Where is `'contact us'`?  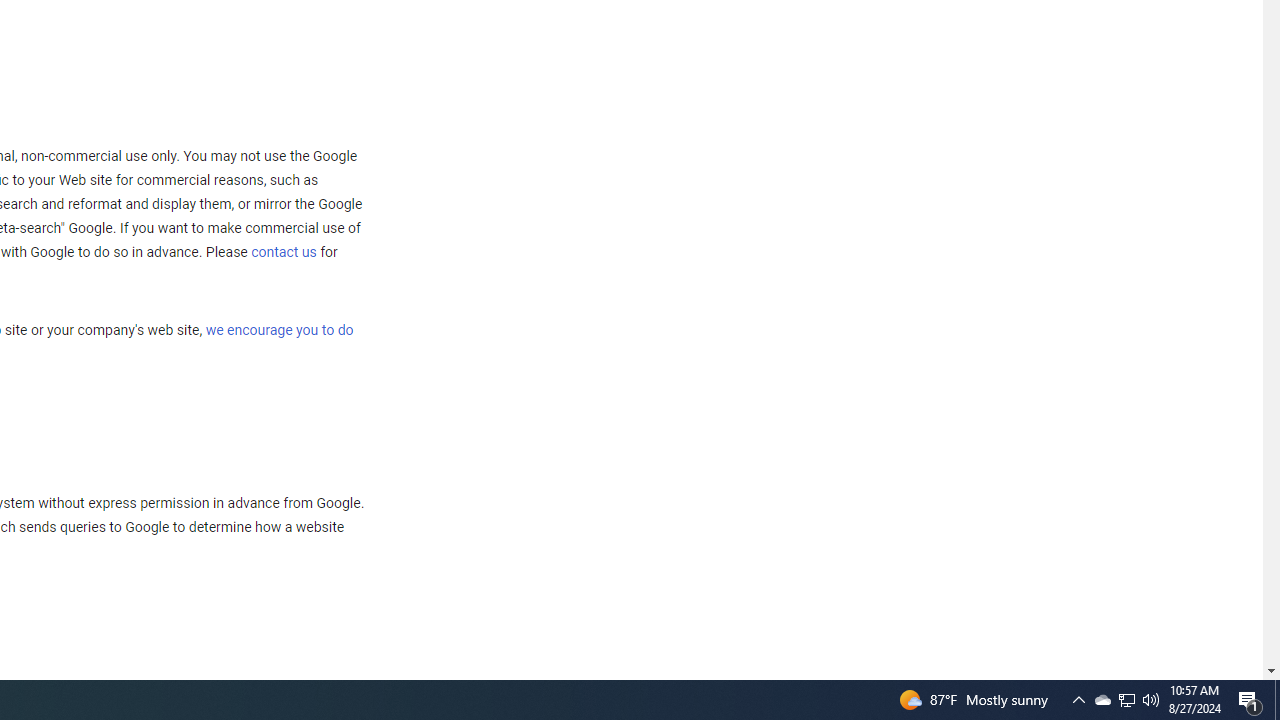
'contact us' is located at coordinates (283, 250).